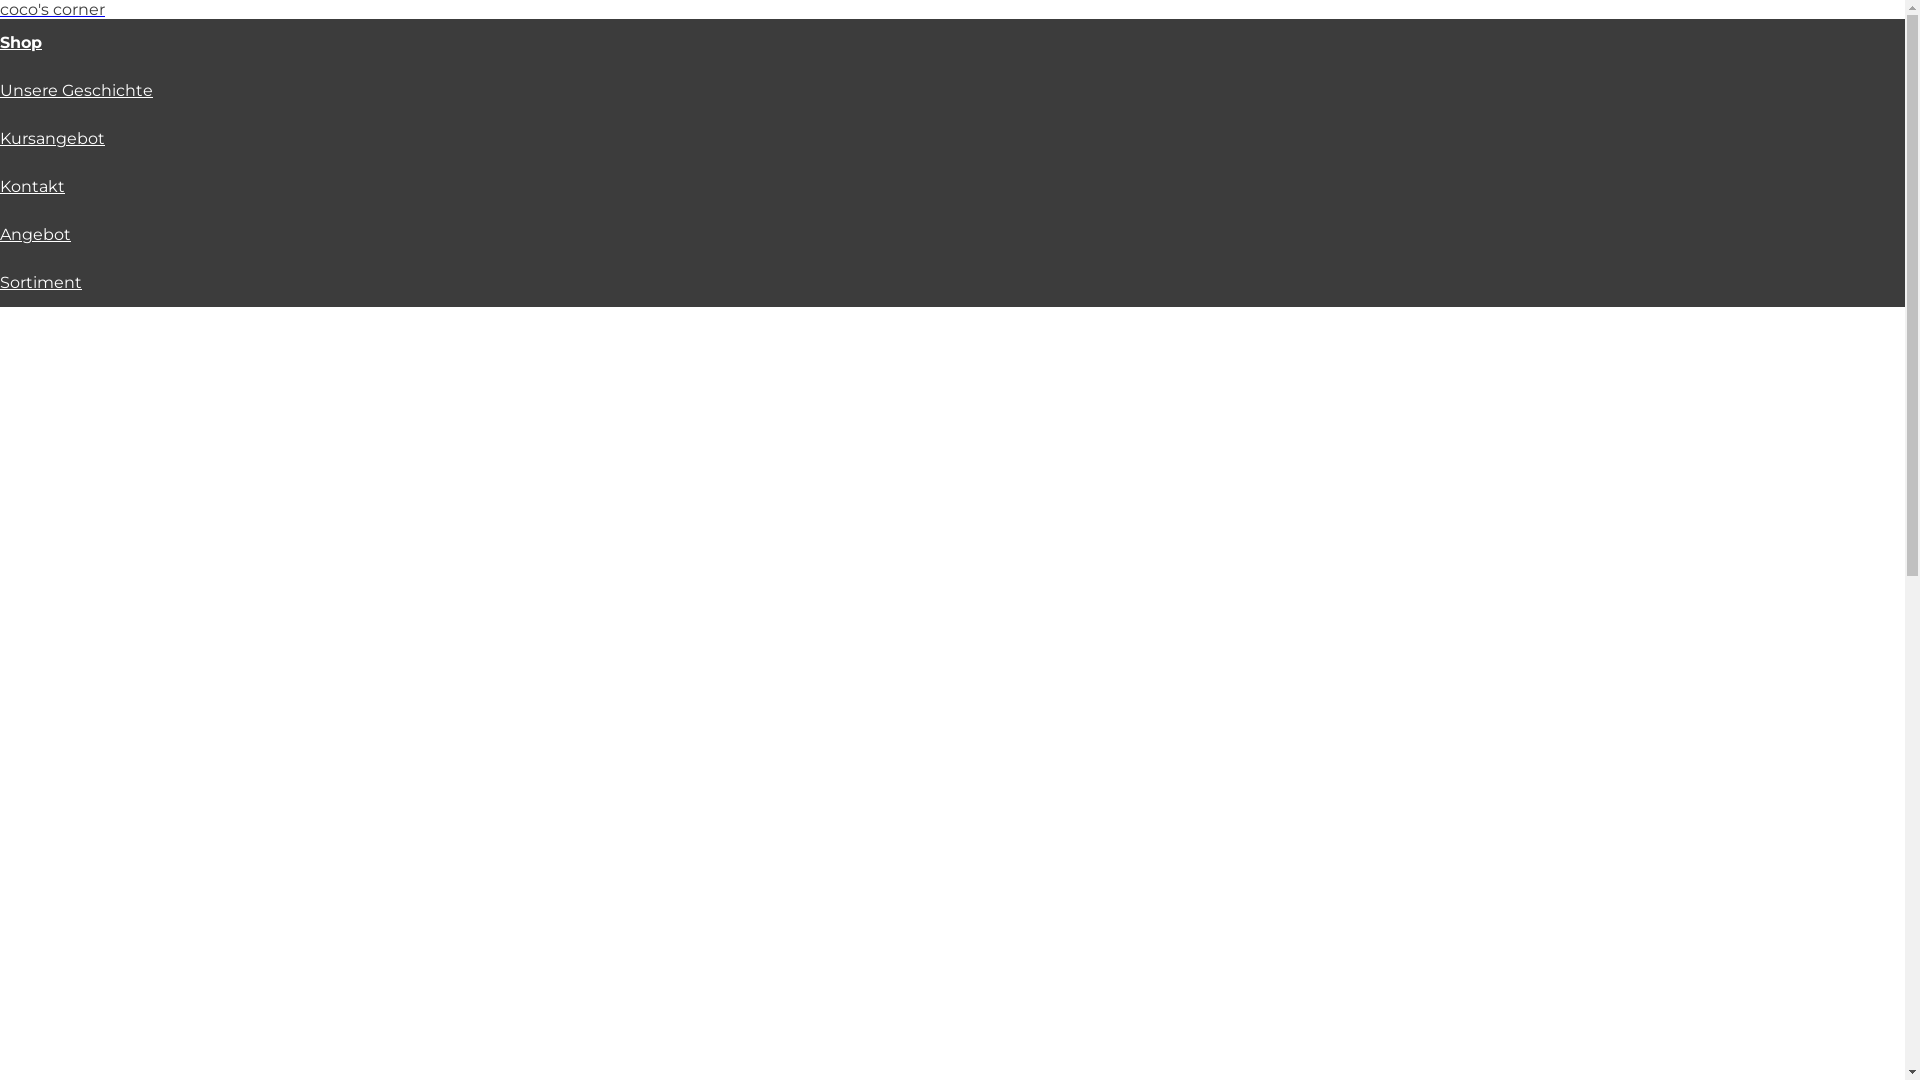  Describe the element at coordinates (32, 186) in the screenshot. I see `'Kontakt'` at that location.